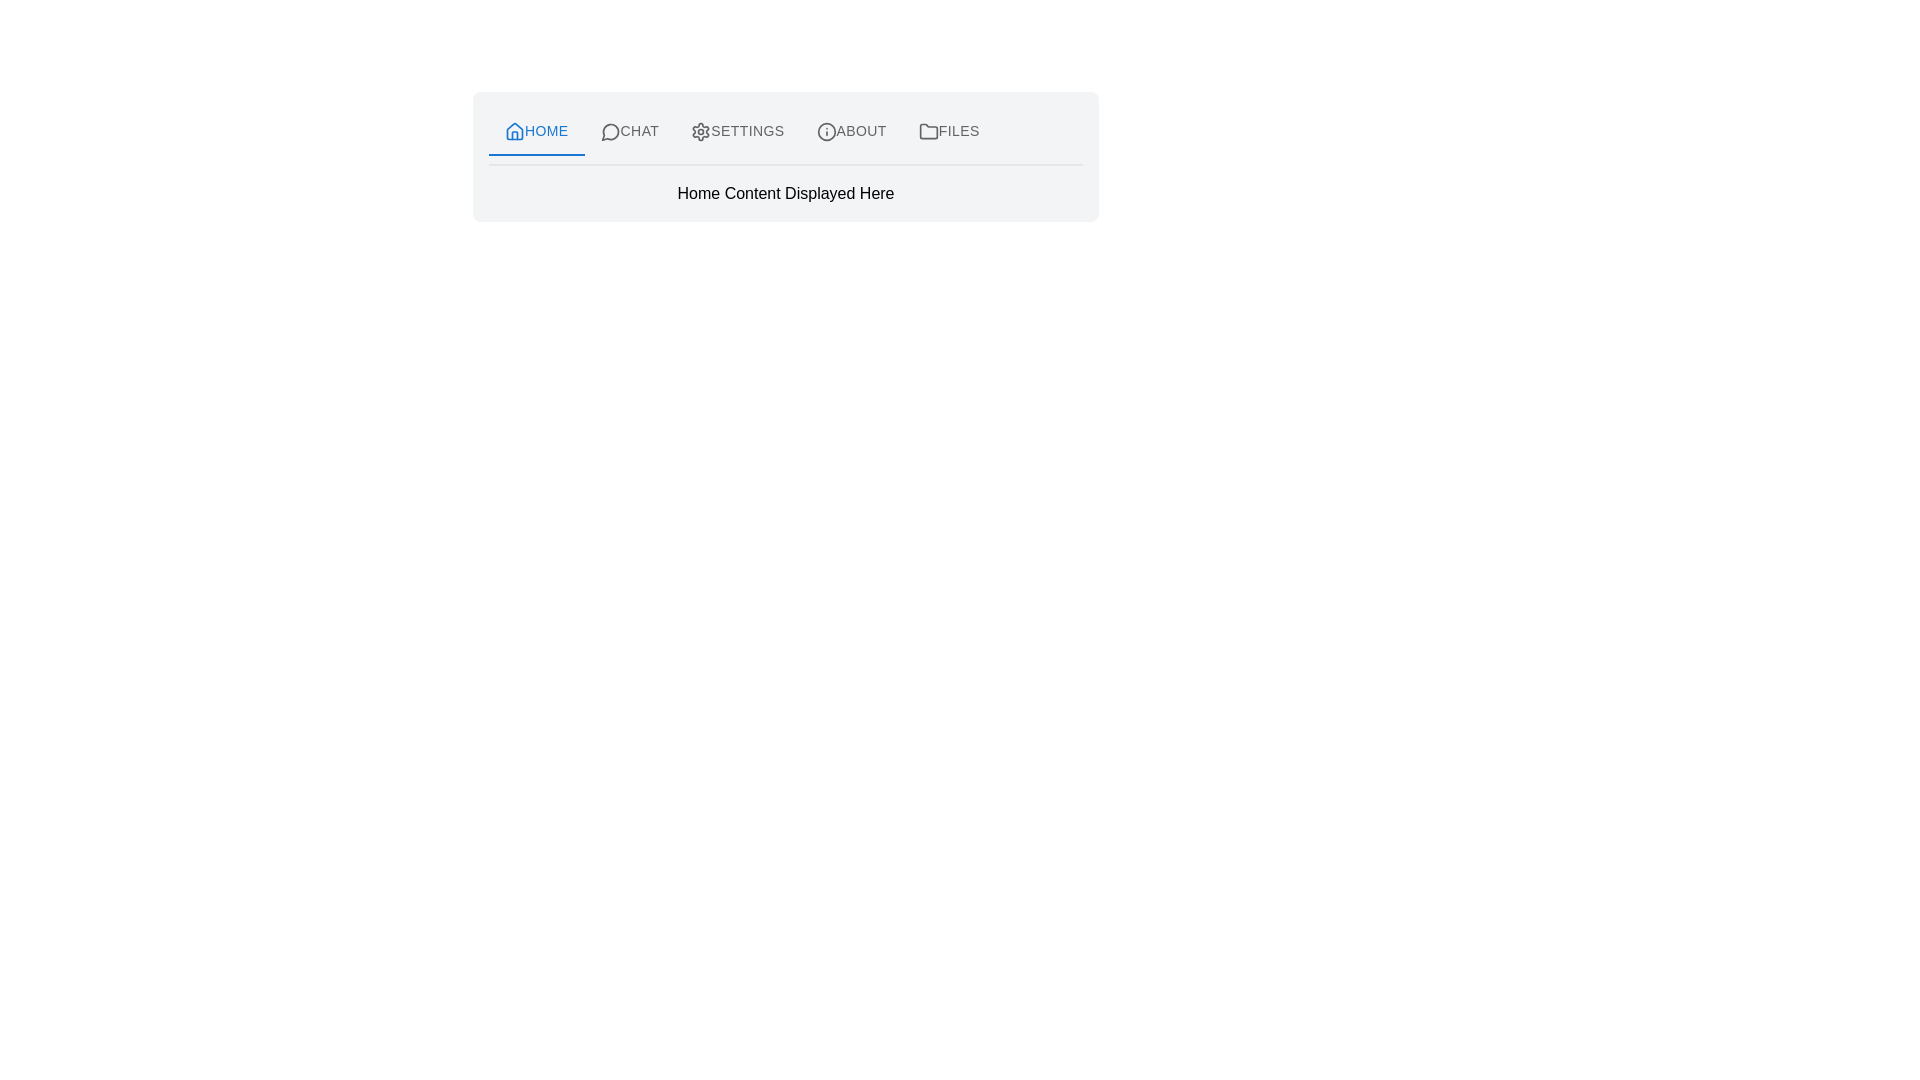 This screenshot has width=1920, height=1080. What do you see at coordinates (536, 131) in the screenshot?
I see `the 'Home' tab located in the upper left quadrant of the navigation menu` at bounding box center [536, 131].